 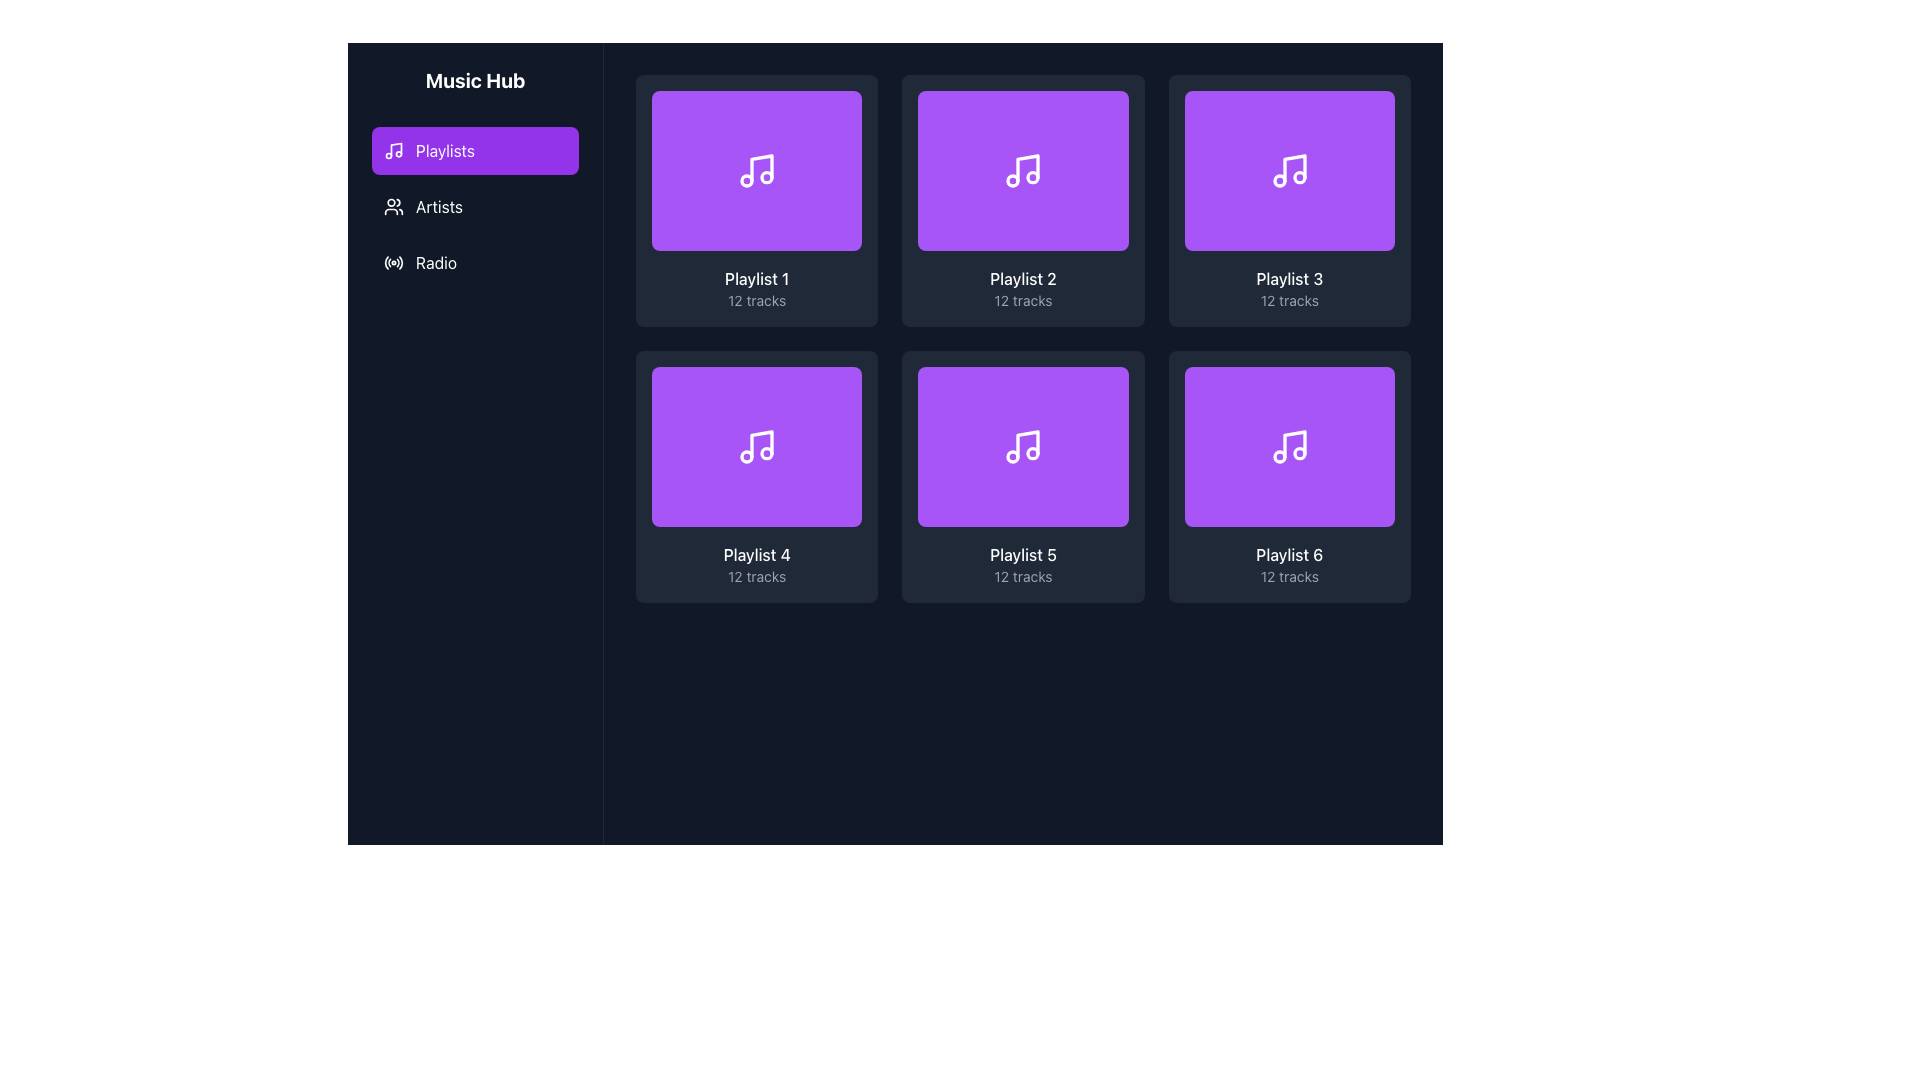 What do you see at coordinates (1013, 456) in the screenshot?
I see `the circular vector graphic component located near the bottom-left of the music note icon in the 'Playlist 5' card` at bounding box center [1013, 456].